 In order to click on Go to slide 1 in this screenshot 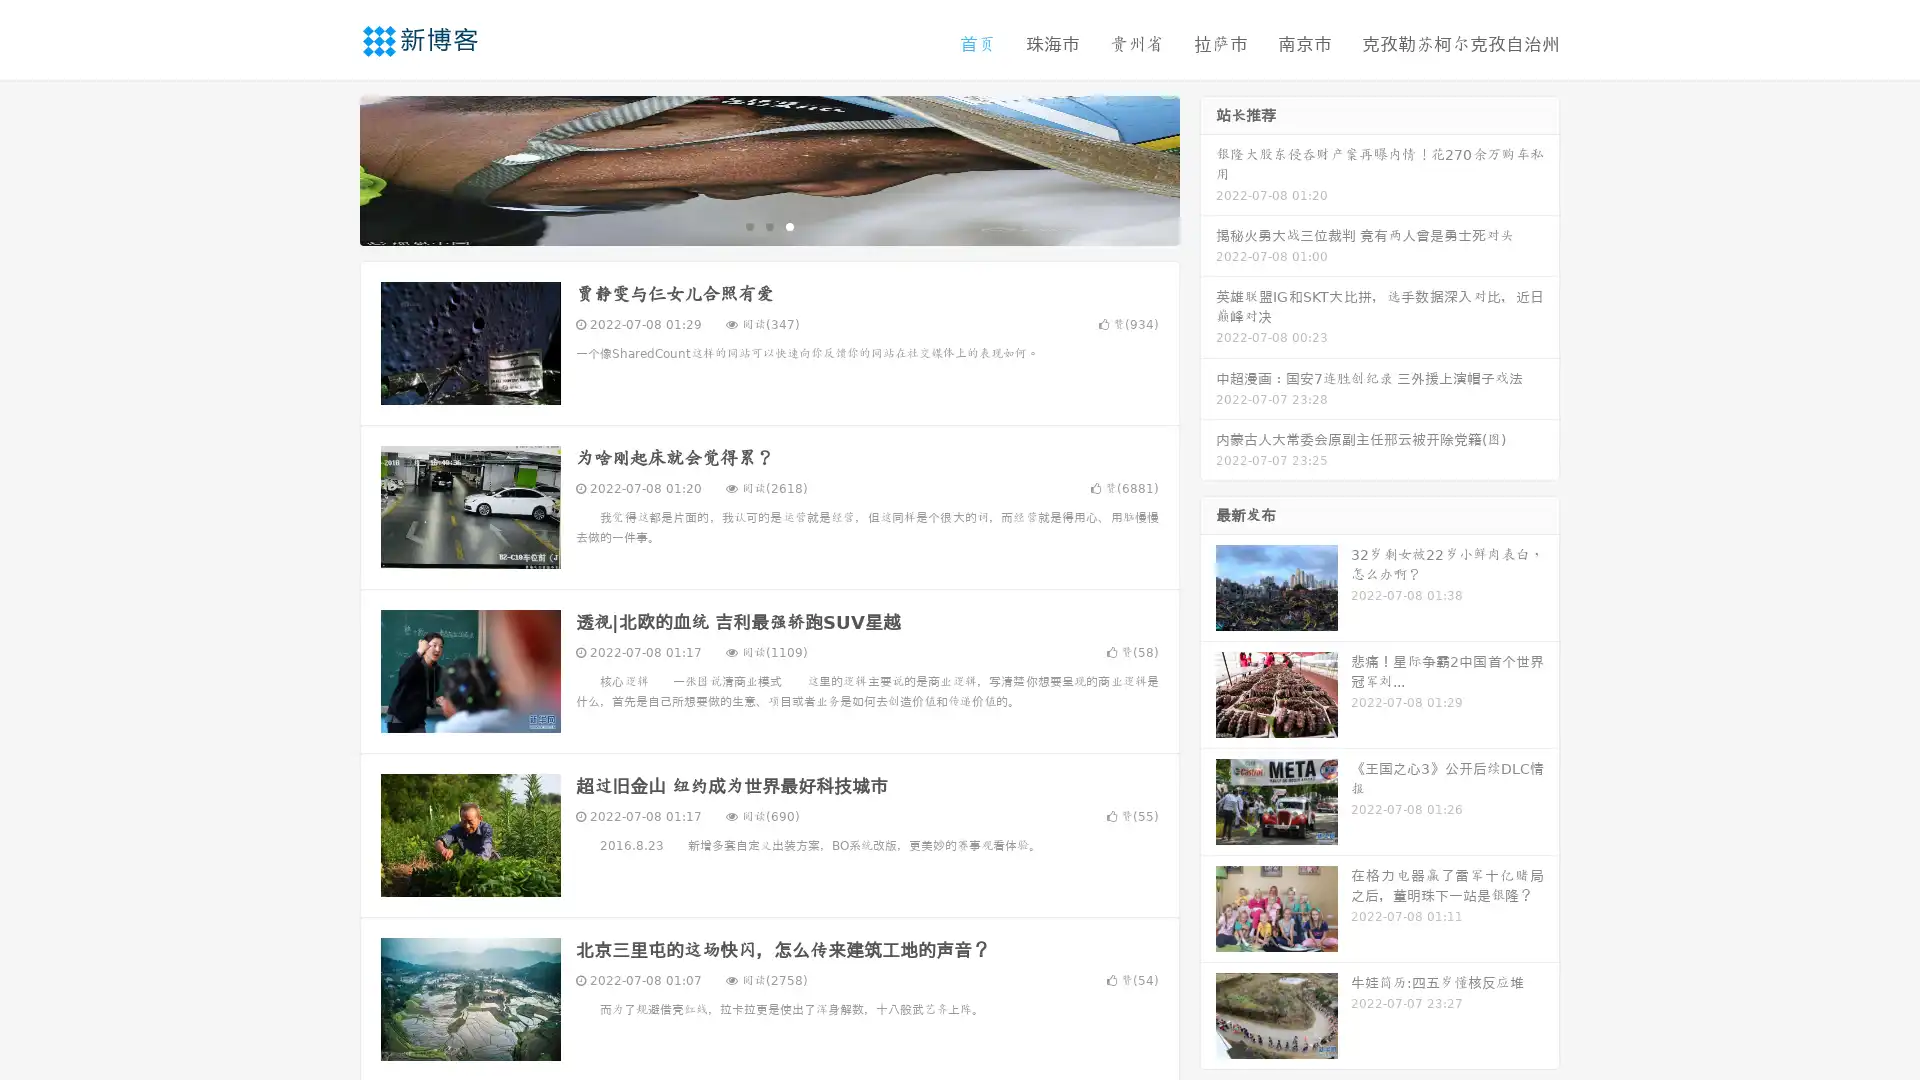, I will do `click(748, 225)`.